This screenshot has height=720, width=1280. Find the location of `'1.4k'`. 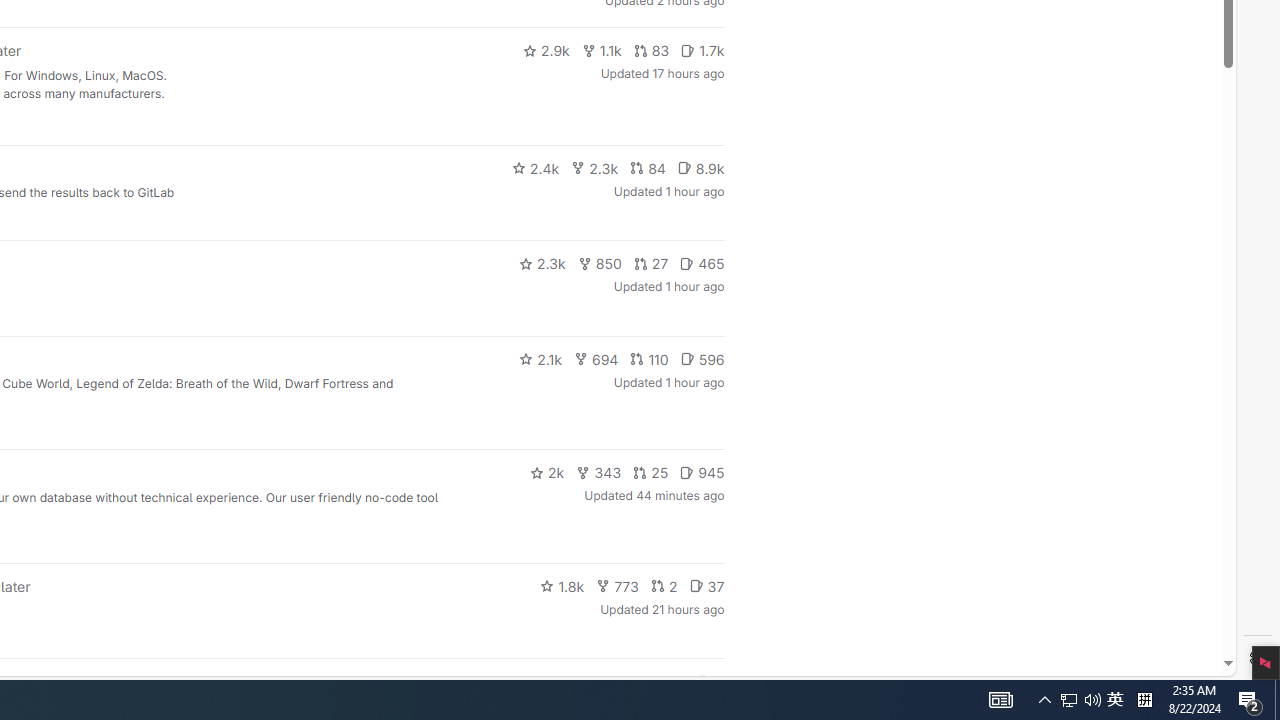

'1.4k' is located at coordinates (572, 680).